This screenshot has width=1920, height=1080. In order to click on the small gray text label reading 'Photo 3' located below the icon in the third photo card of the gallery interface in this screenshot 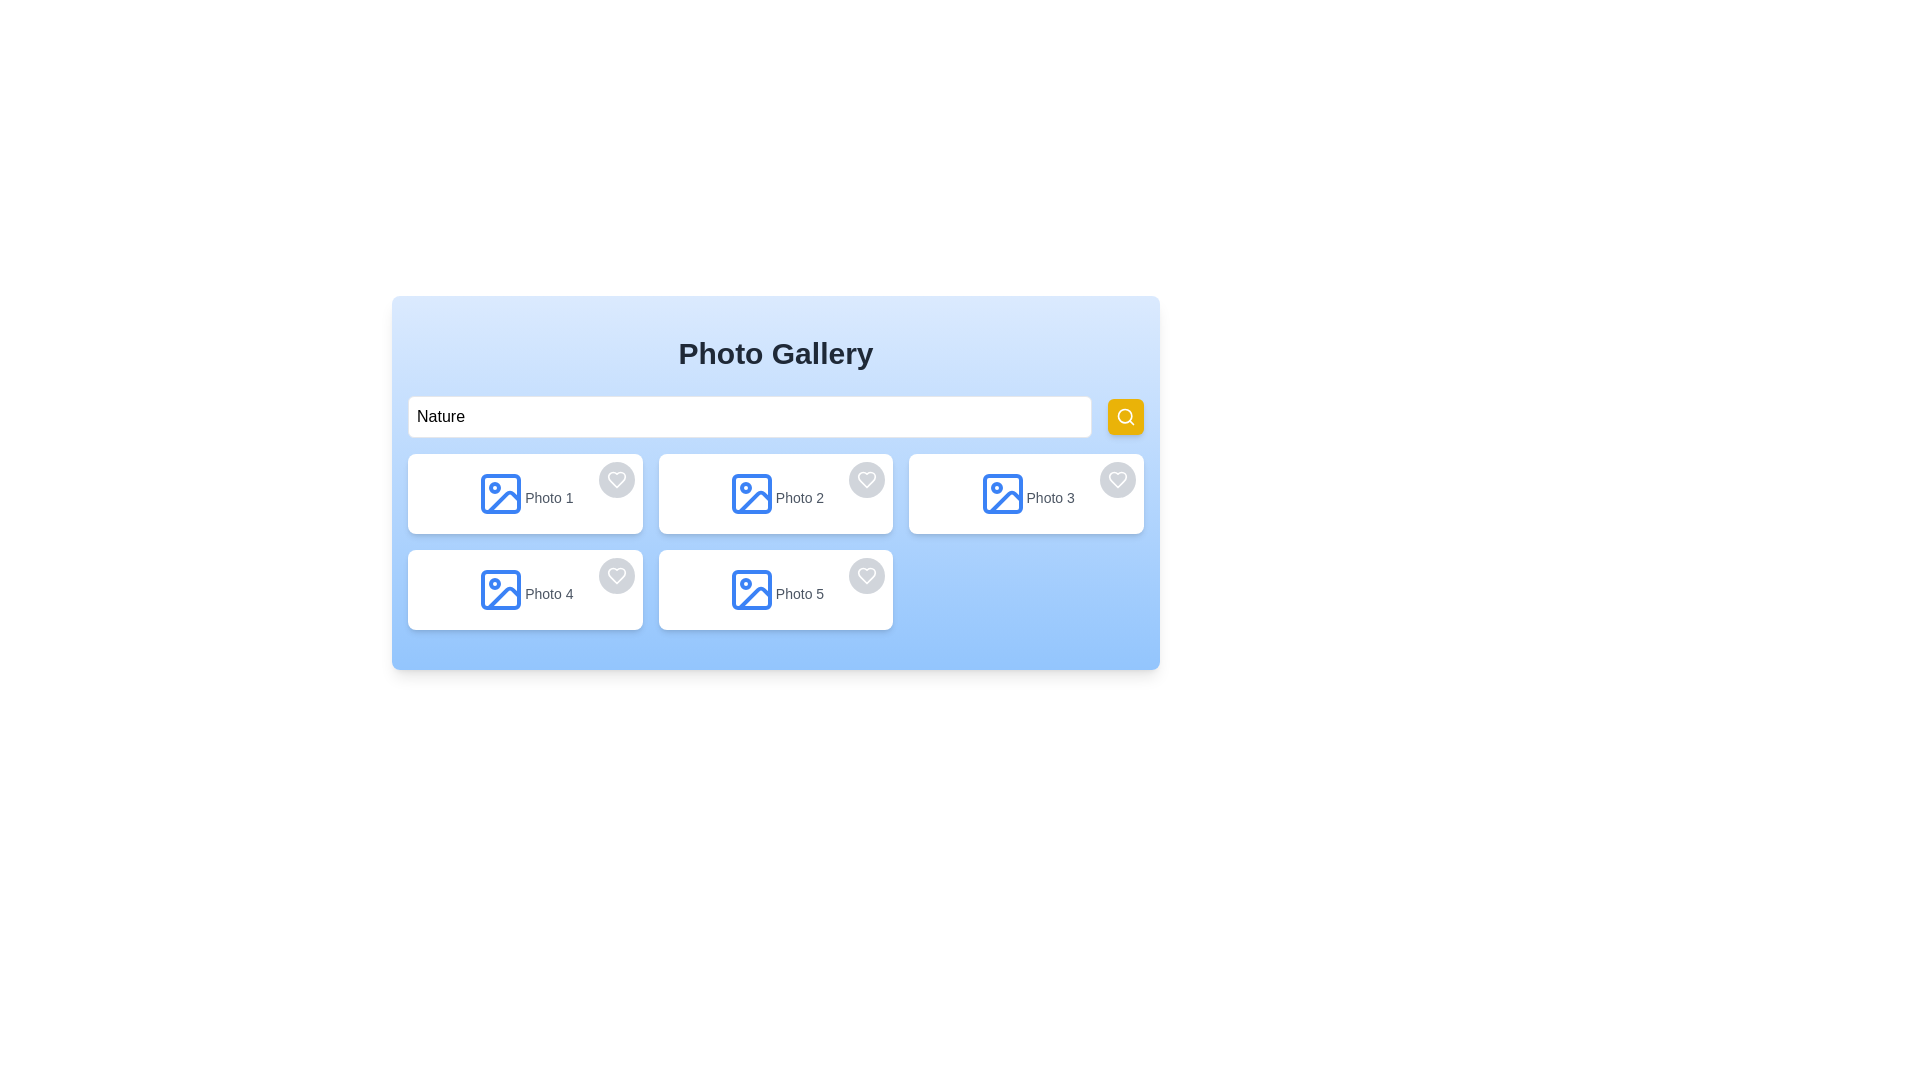, I will do `click(1049, 496)`.